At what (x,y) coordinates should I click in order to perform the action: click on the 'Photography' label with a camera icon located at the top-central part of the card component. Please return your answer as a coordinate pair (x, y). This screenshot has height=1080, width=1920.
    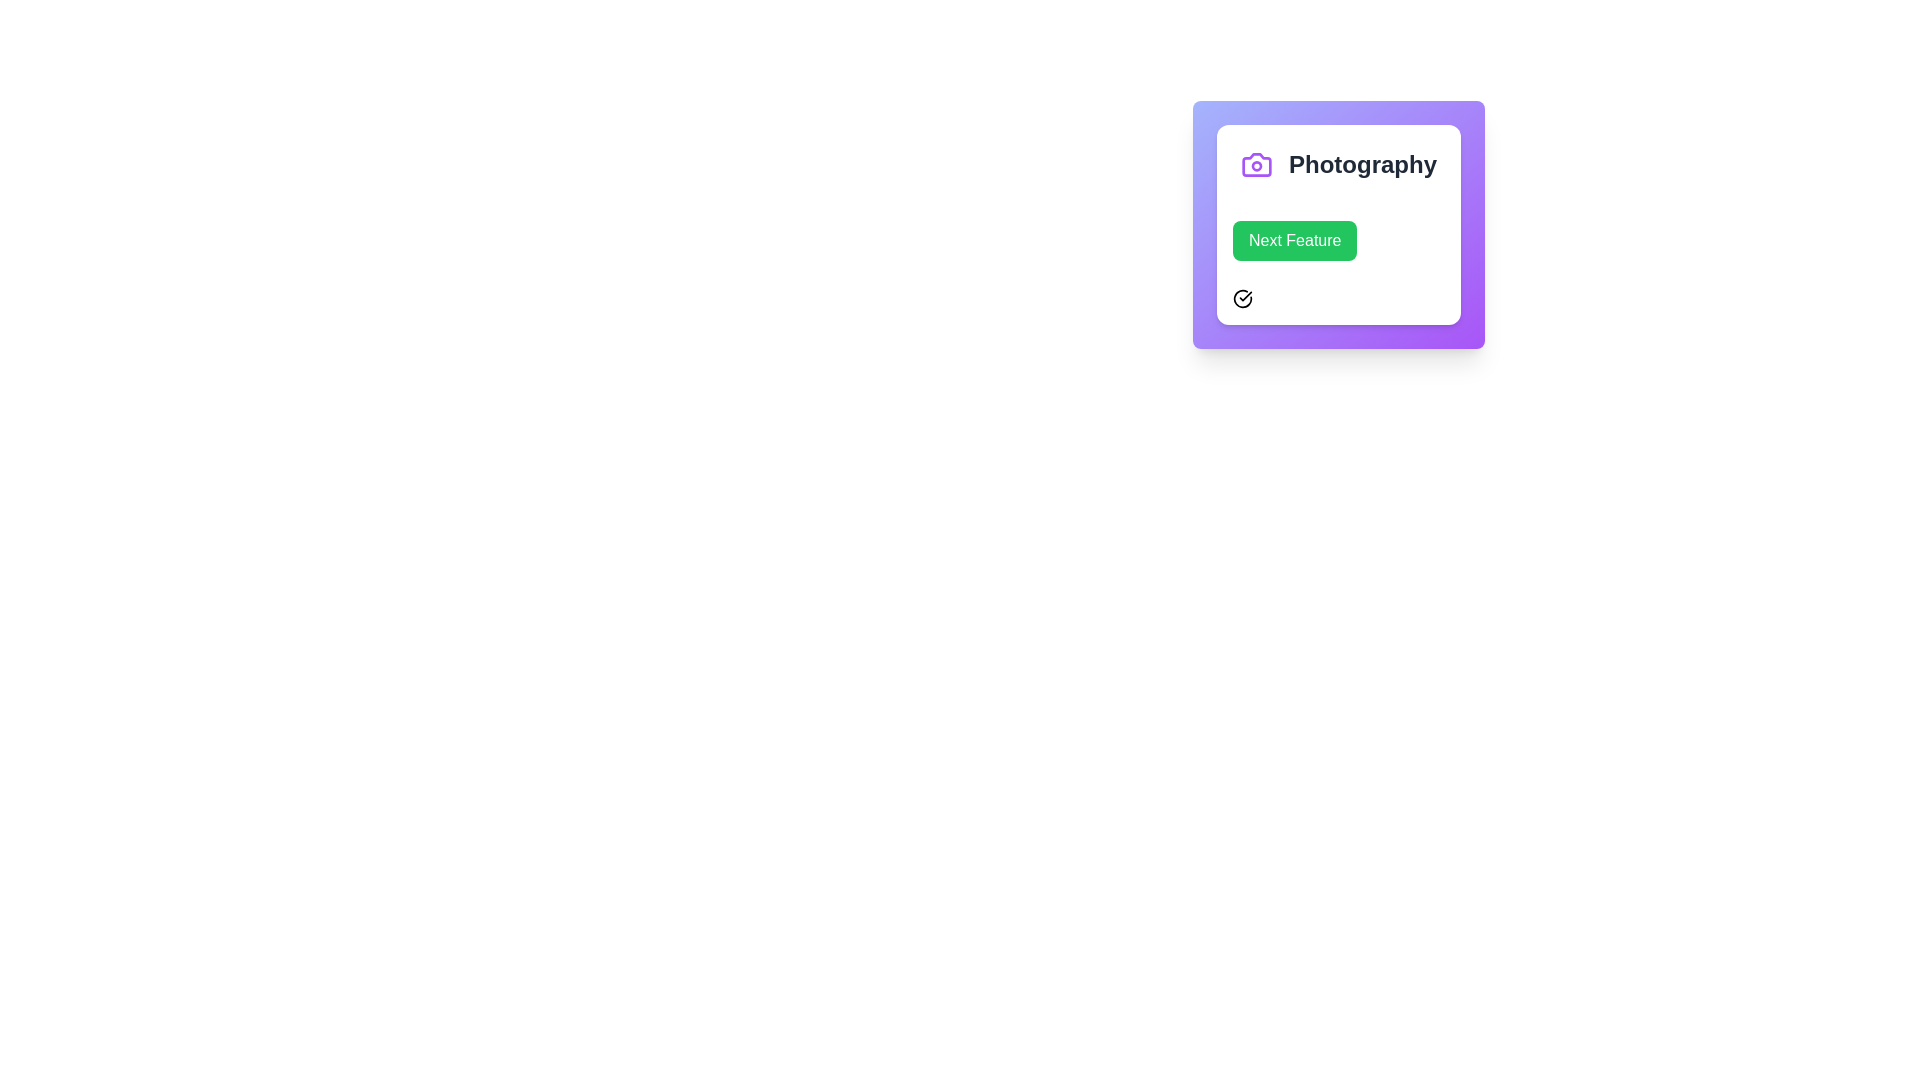
    Looking at the image, I should click on (1339, 164).